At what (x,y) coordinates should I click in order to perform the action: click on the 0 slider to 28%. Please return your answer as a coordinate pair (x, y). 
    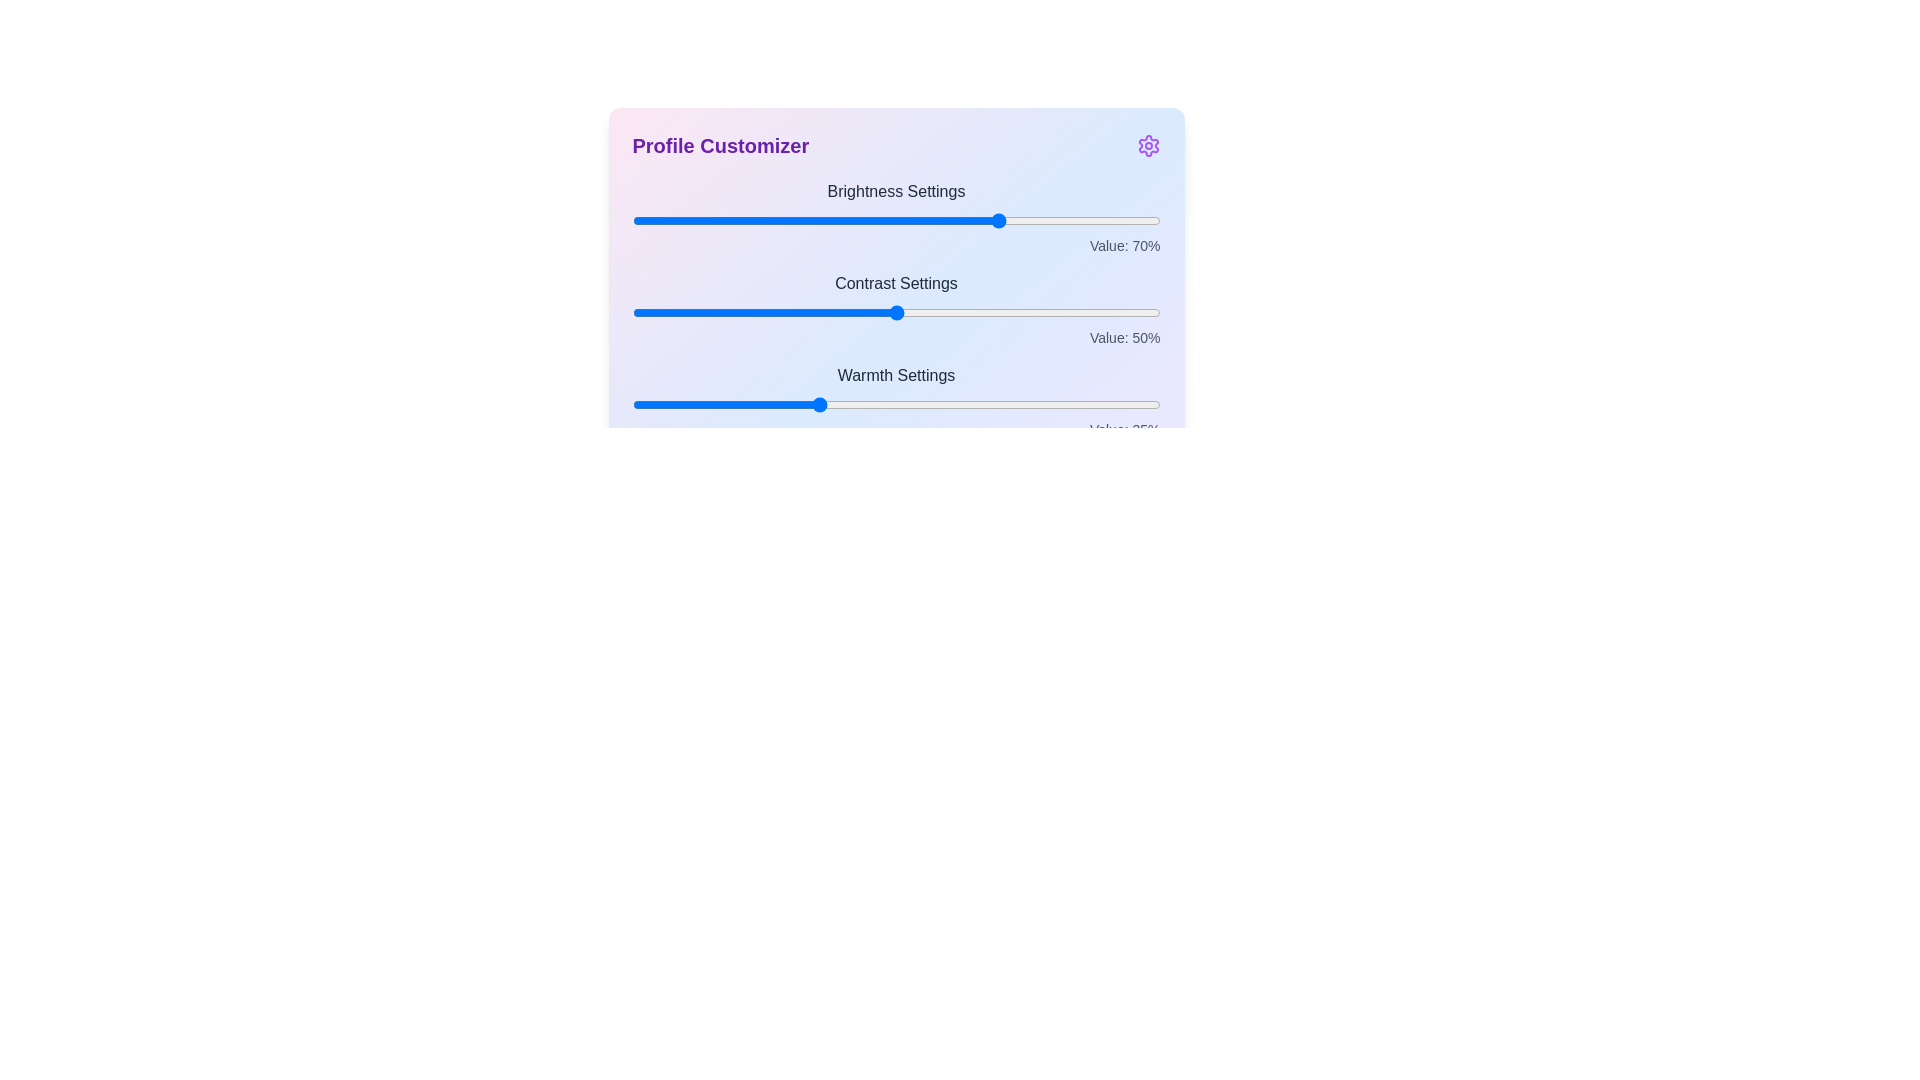
    Looking at the image, I should click on (779, 220).